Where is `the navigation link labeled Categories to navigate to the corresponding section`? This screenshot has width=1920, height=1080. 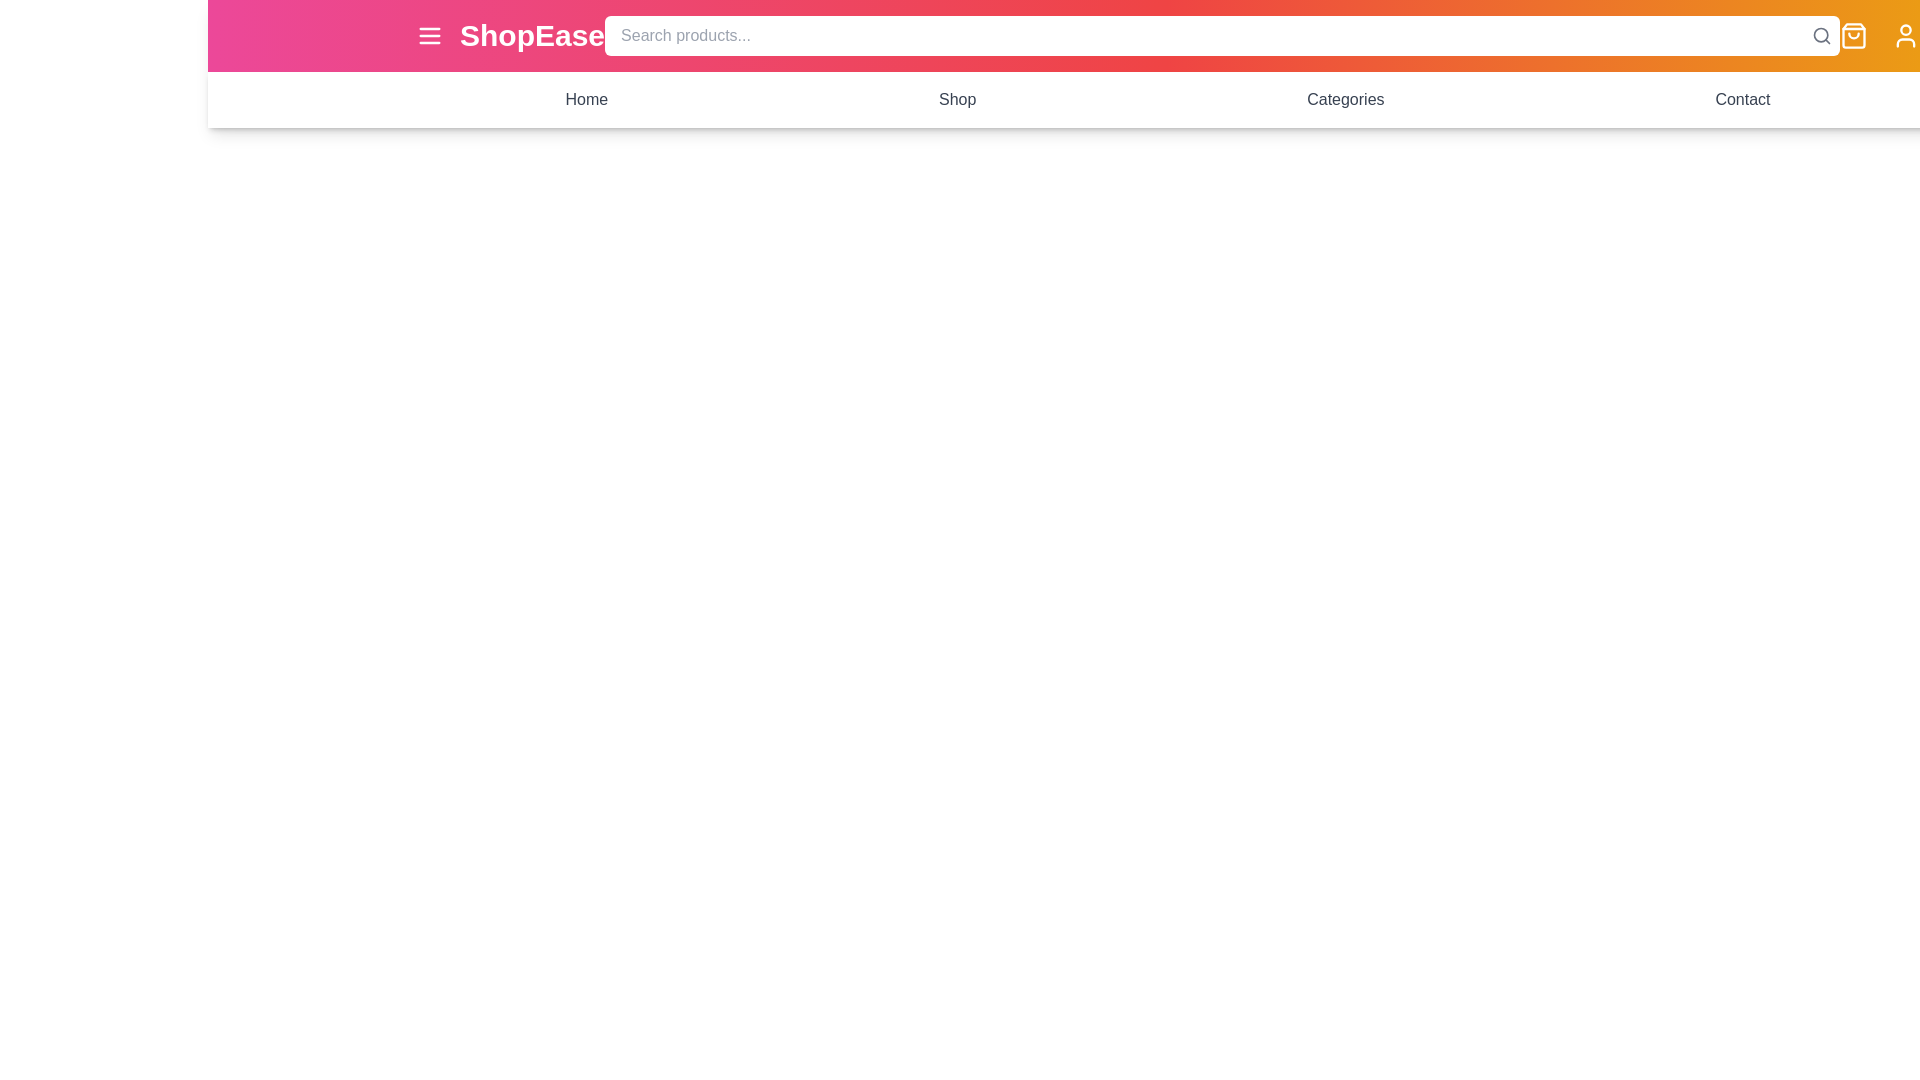 the navigation link labeled Categories to navigate to the corresponding section is located at coordinates (1345, 100).